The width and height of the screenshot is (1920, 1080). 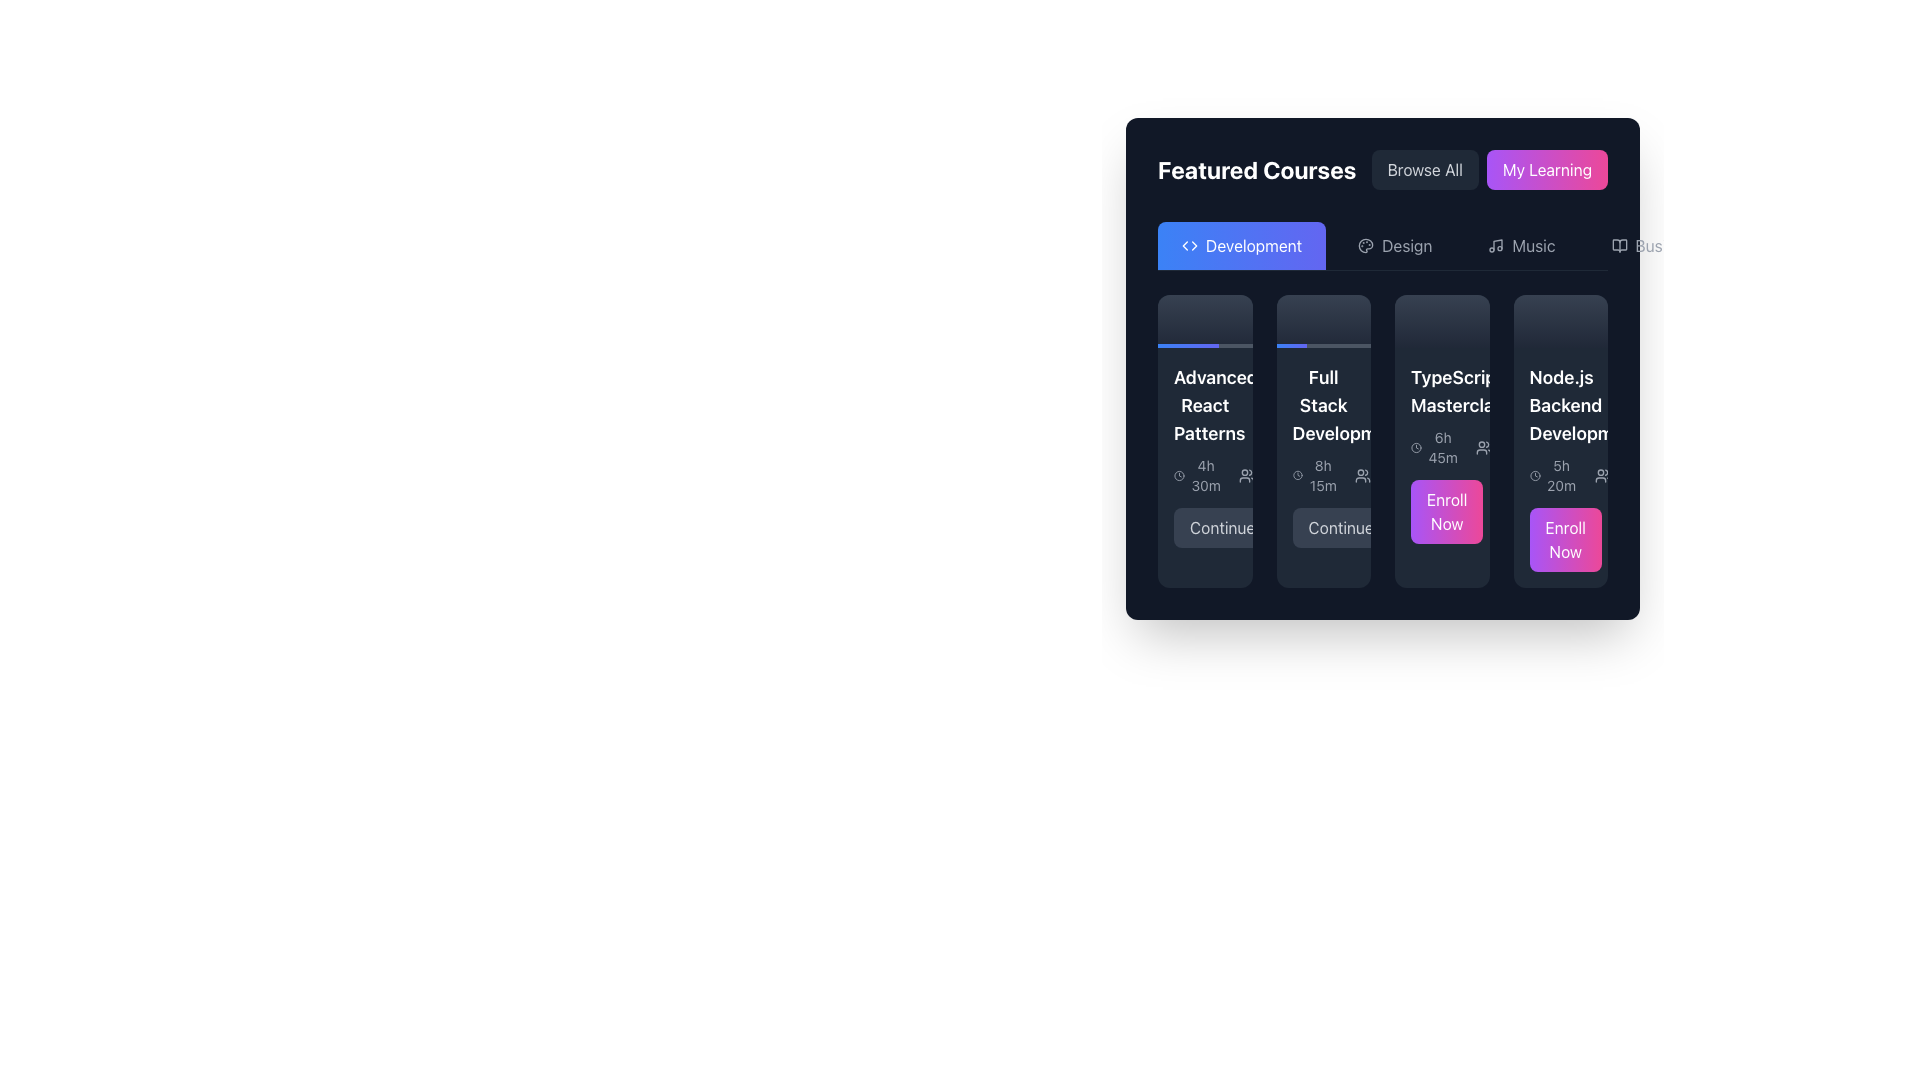 What do you see at coordinates (1365, 245) in the screenshot?
I see `the 'Design' icon located in the central navigation bar, which is positioned to the immediate right of the 'Development' tab` at bounding box center [1365, 245].